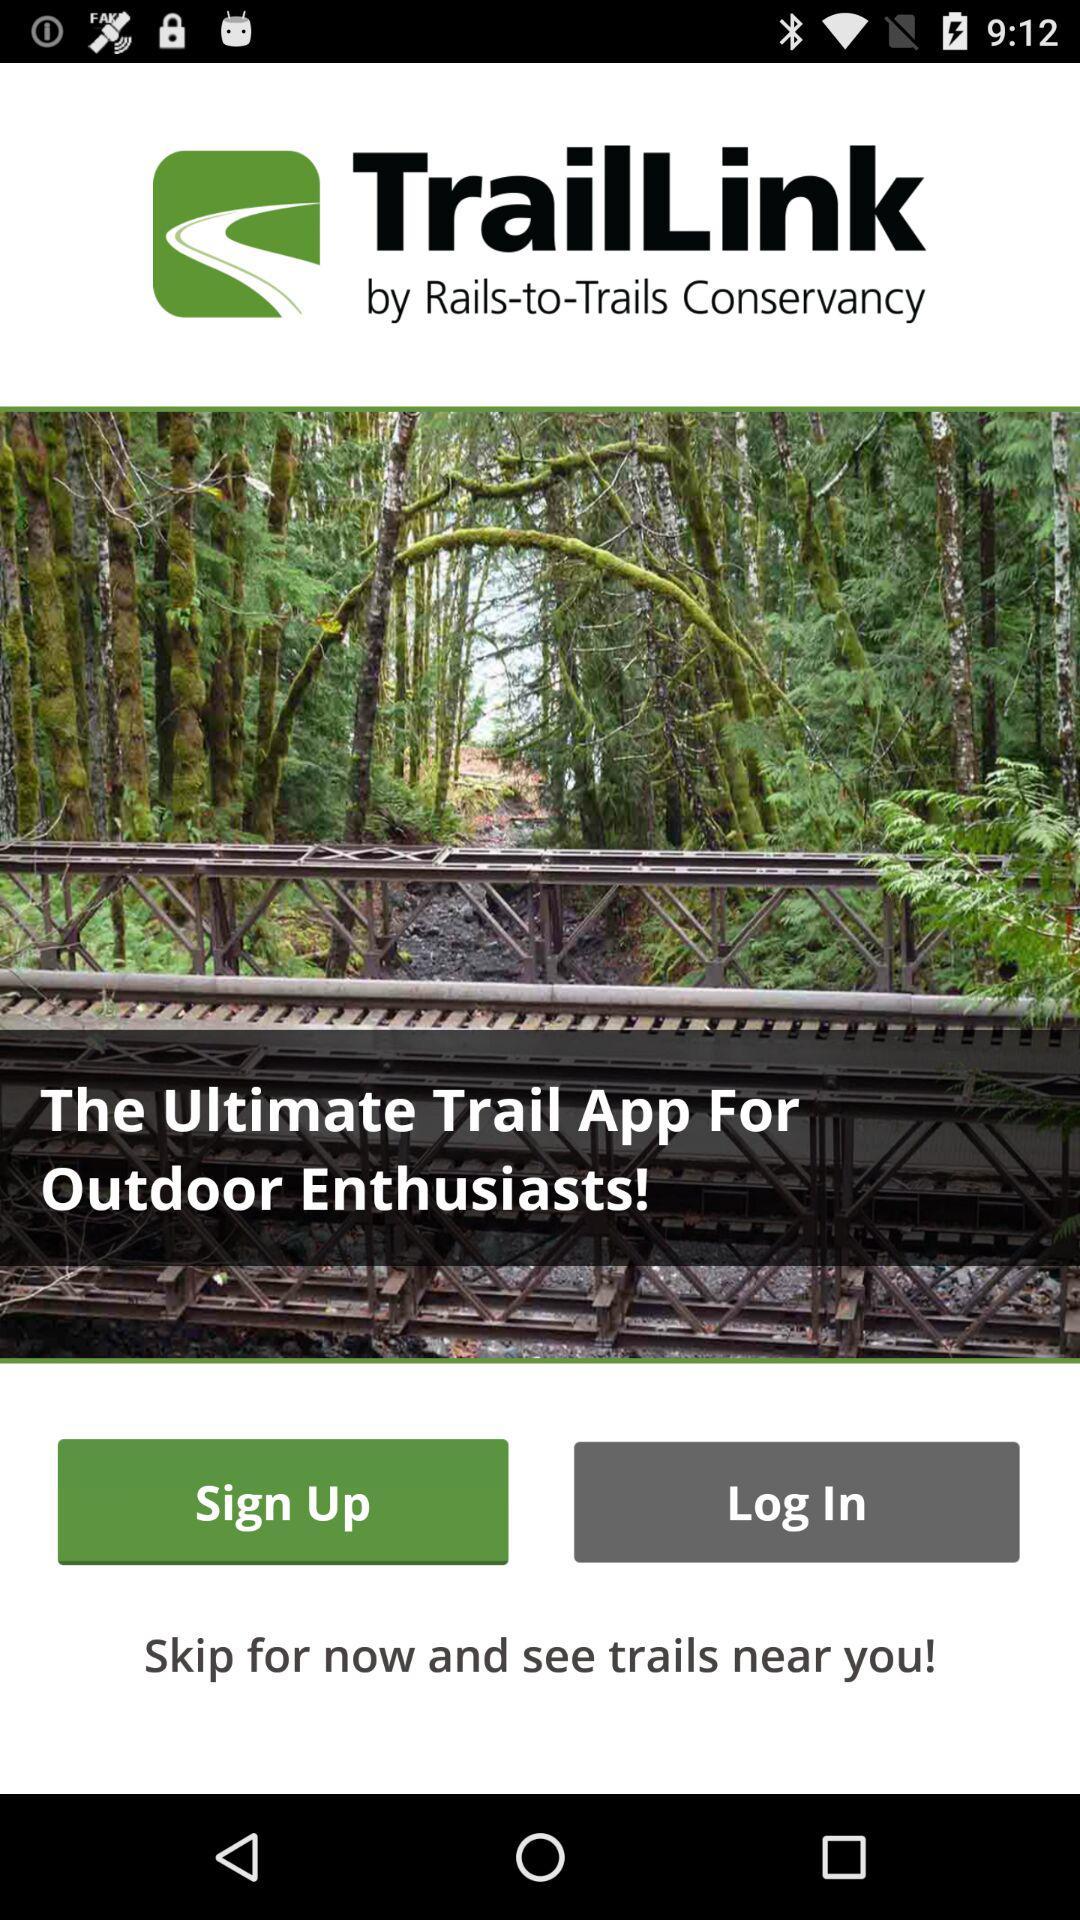 The width and height of the screenshot is (1080, 1920). I want to click on the sign up item, so click(283, 1502).